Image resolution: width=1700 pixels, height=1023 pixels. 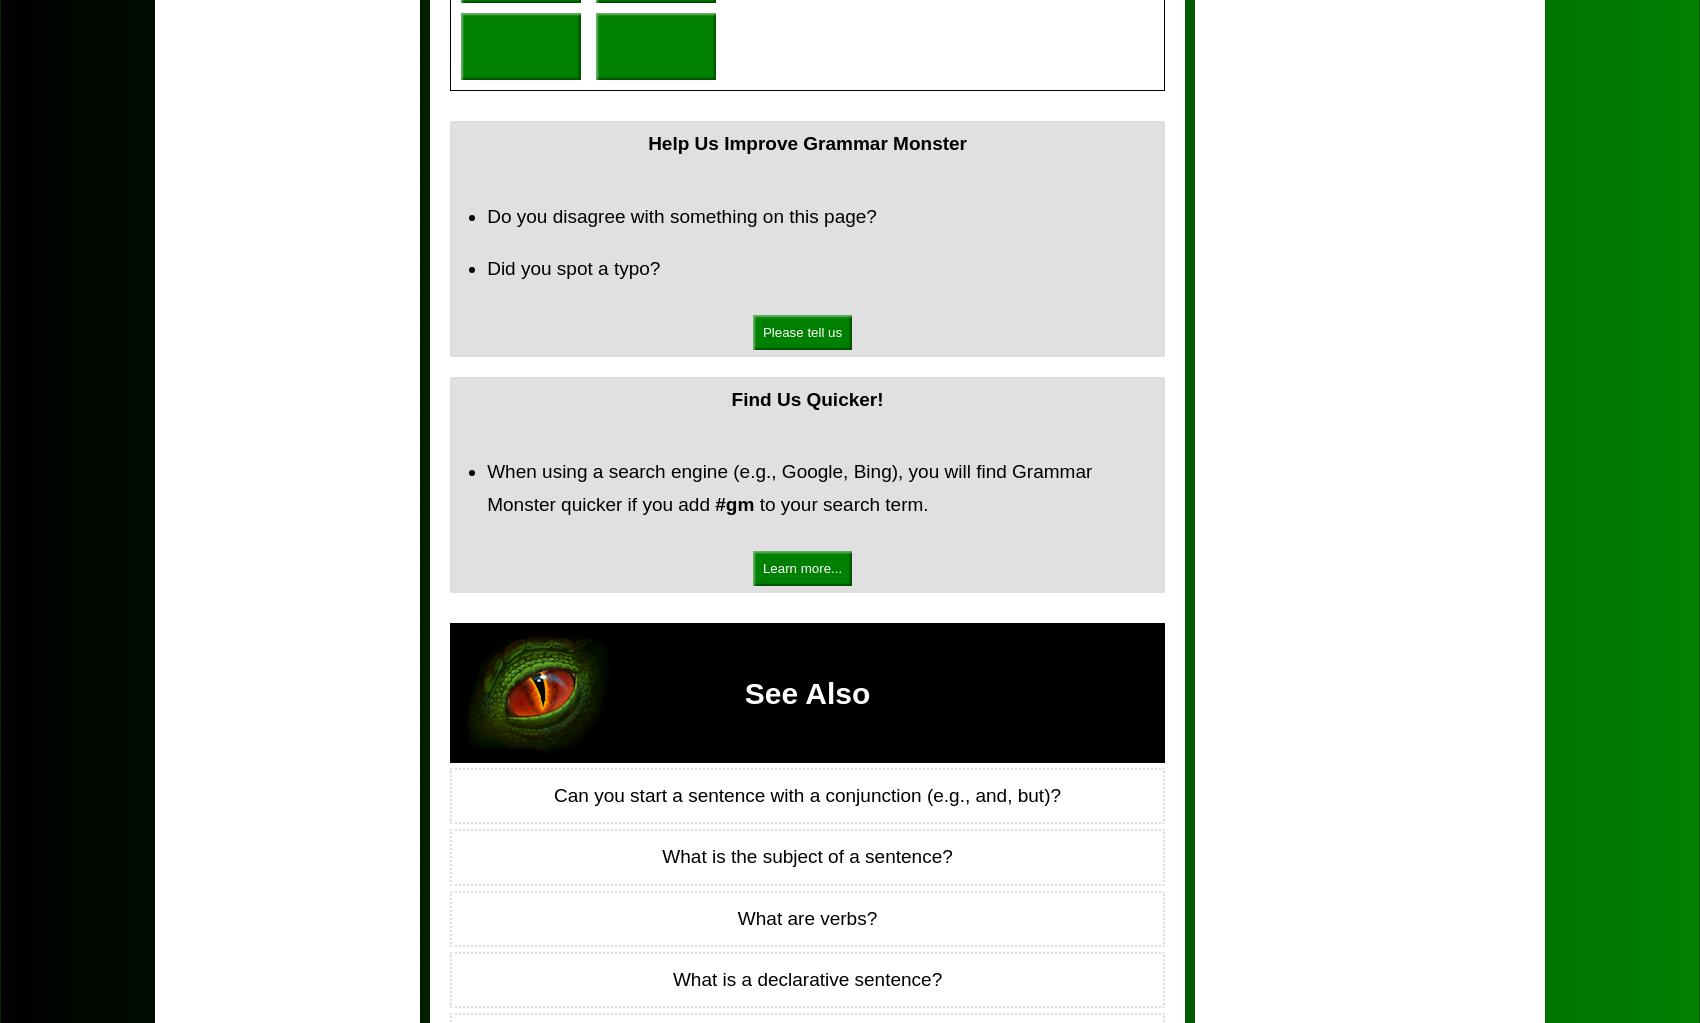 I want to click on 'Learn more...', so click(x=801, y=568).